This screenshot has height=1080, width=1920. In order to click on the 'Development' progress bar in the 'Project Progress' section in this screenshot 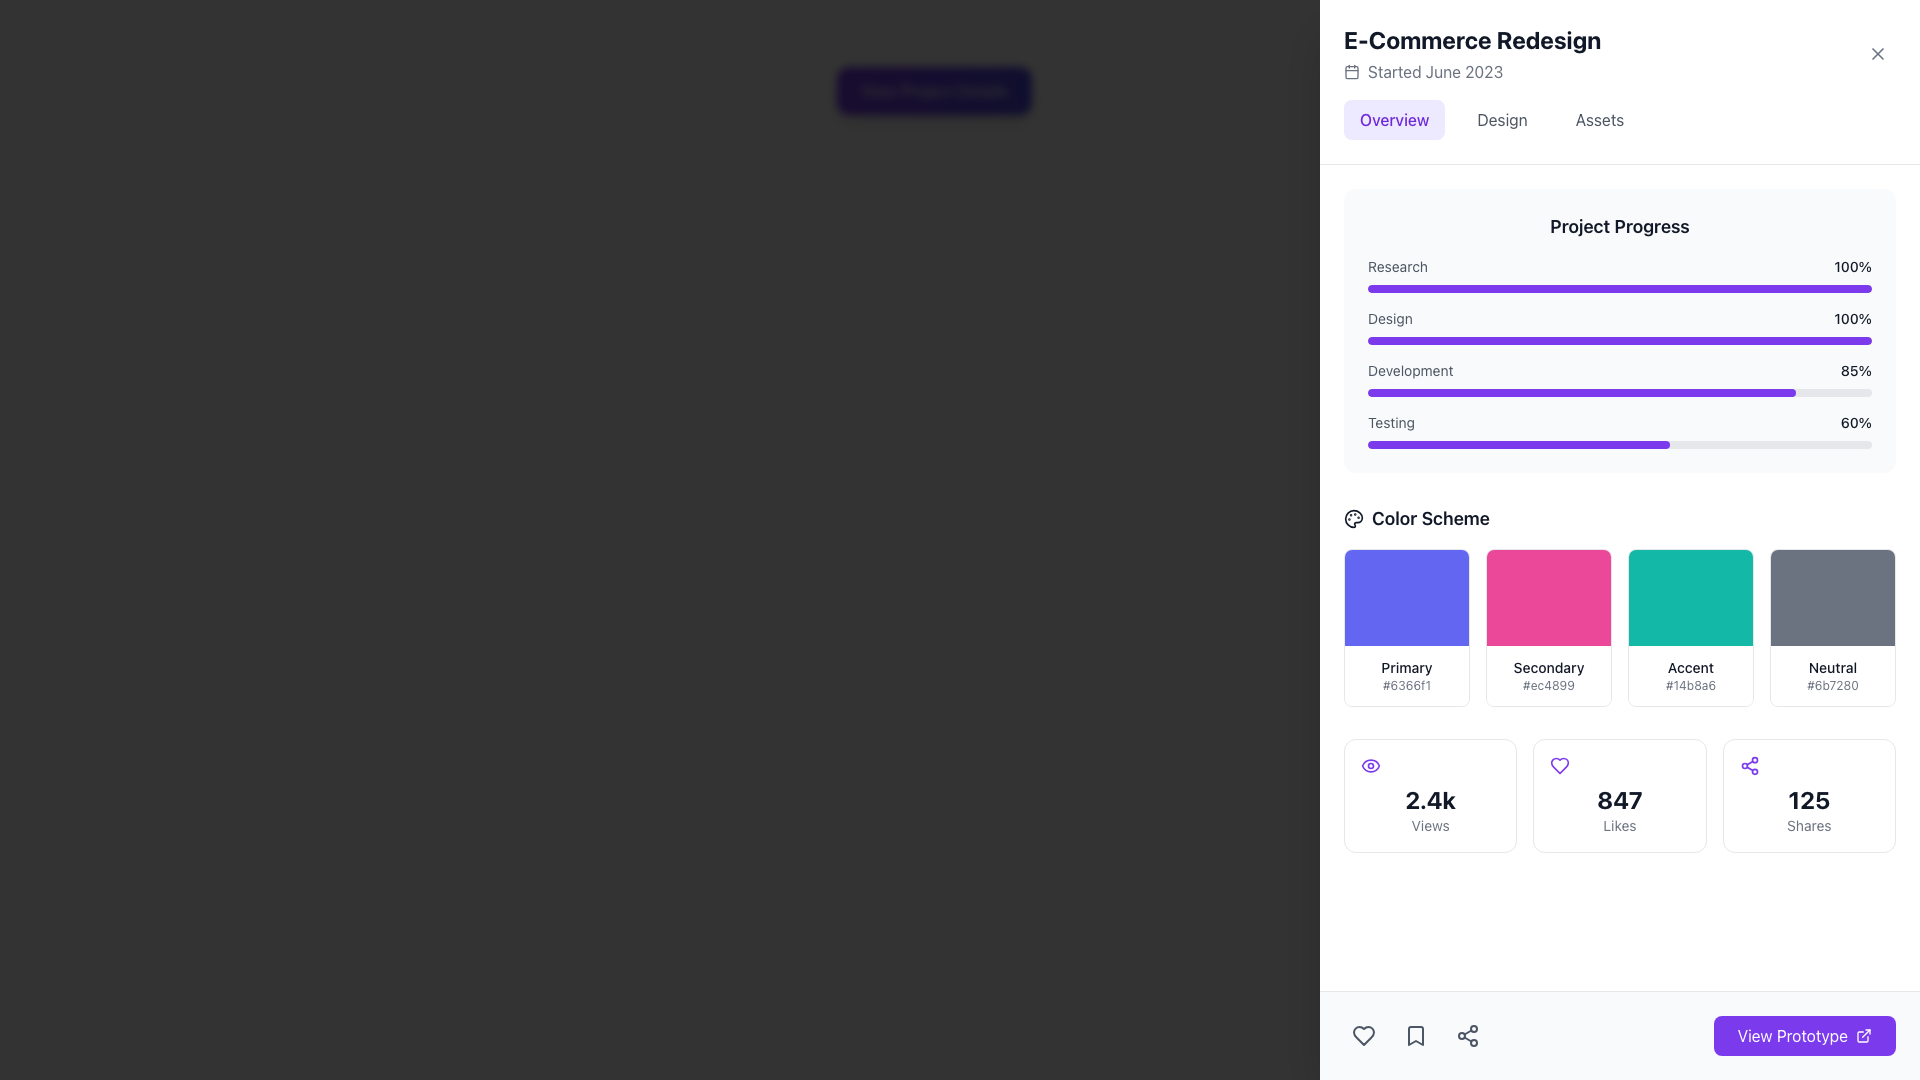, I will do `click(1620, 352)`.